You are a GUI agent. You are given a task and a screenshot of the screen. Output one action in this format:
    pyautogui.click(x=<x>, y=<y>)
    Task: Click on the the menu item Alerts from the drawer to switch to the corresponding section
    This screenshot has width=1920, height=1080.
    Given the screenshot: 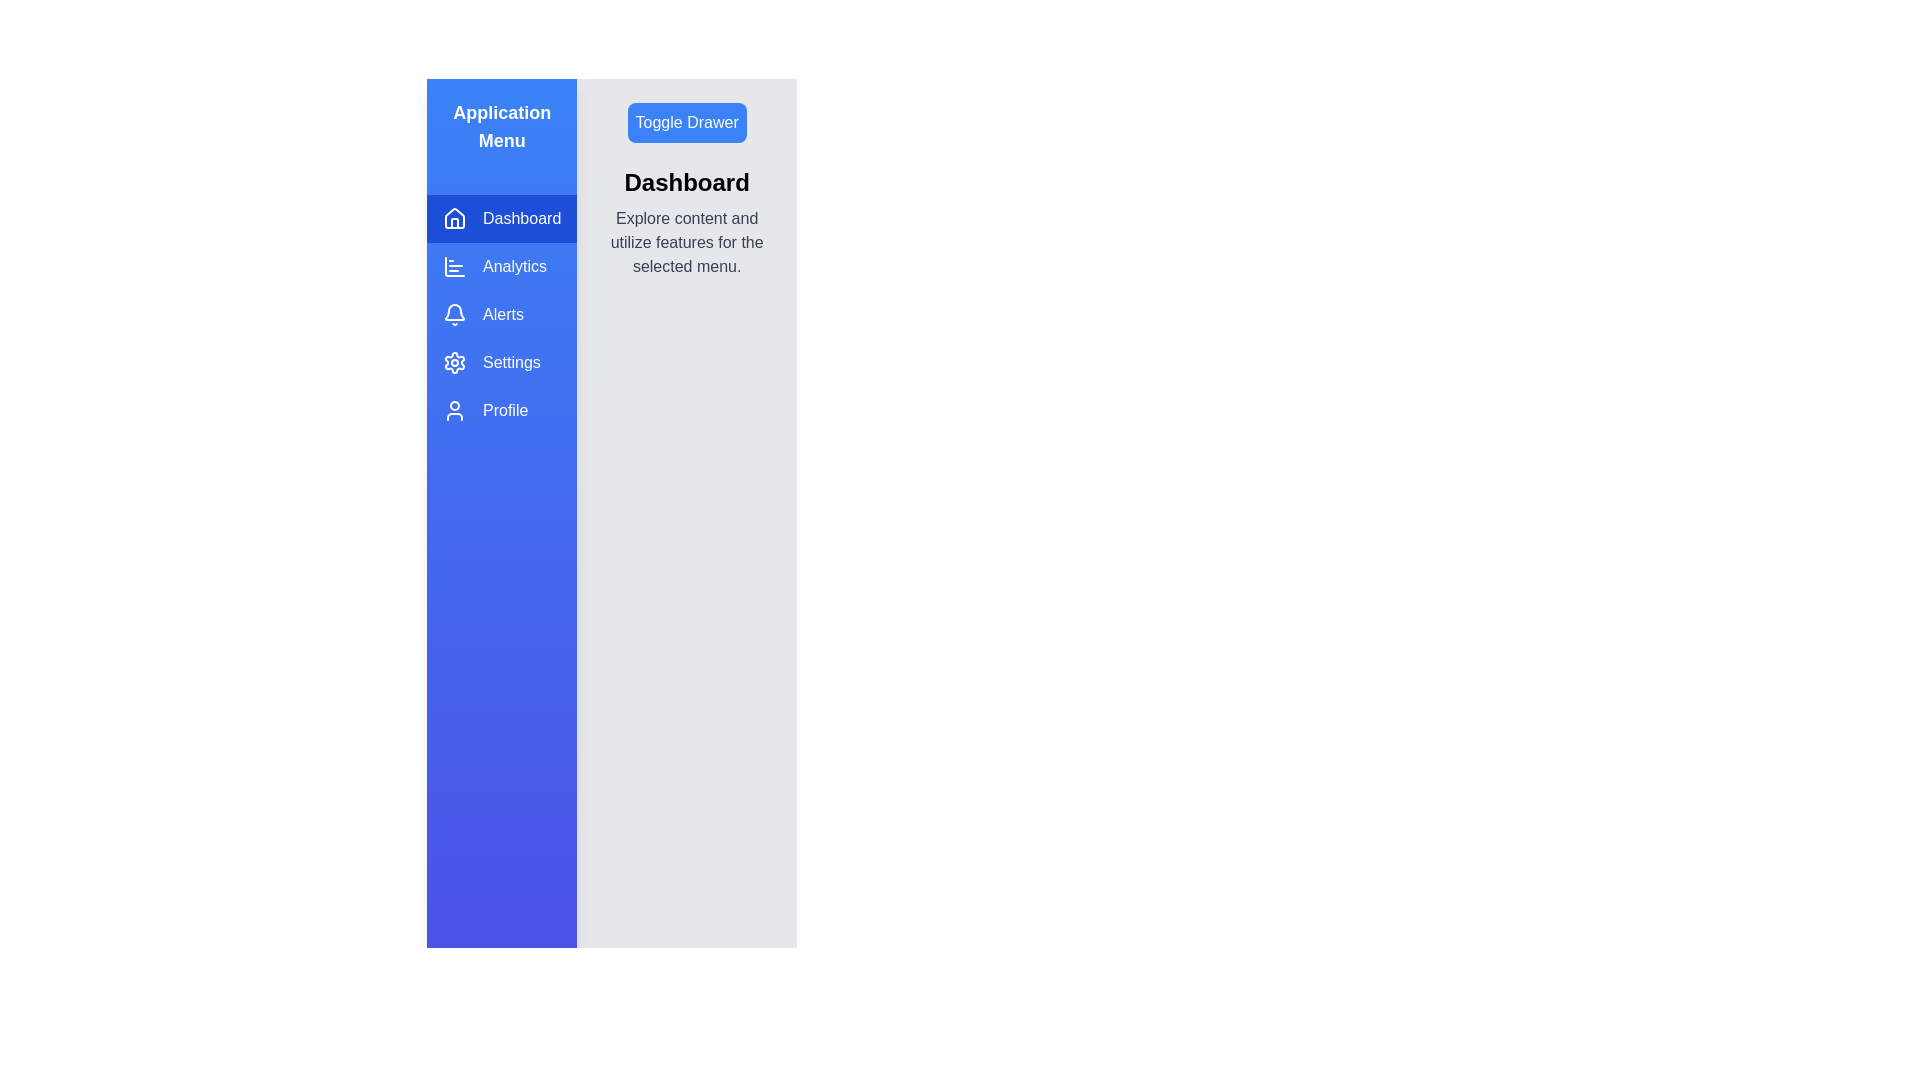 What is the action you would take?
    pyautogui.click(x=502, y=315)
    